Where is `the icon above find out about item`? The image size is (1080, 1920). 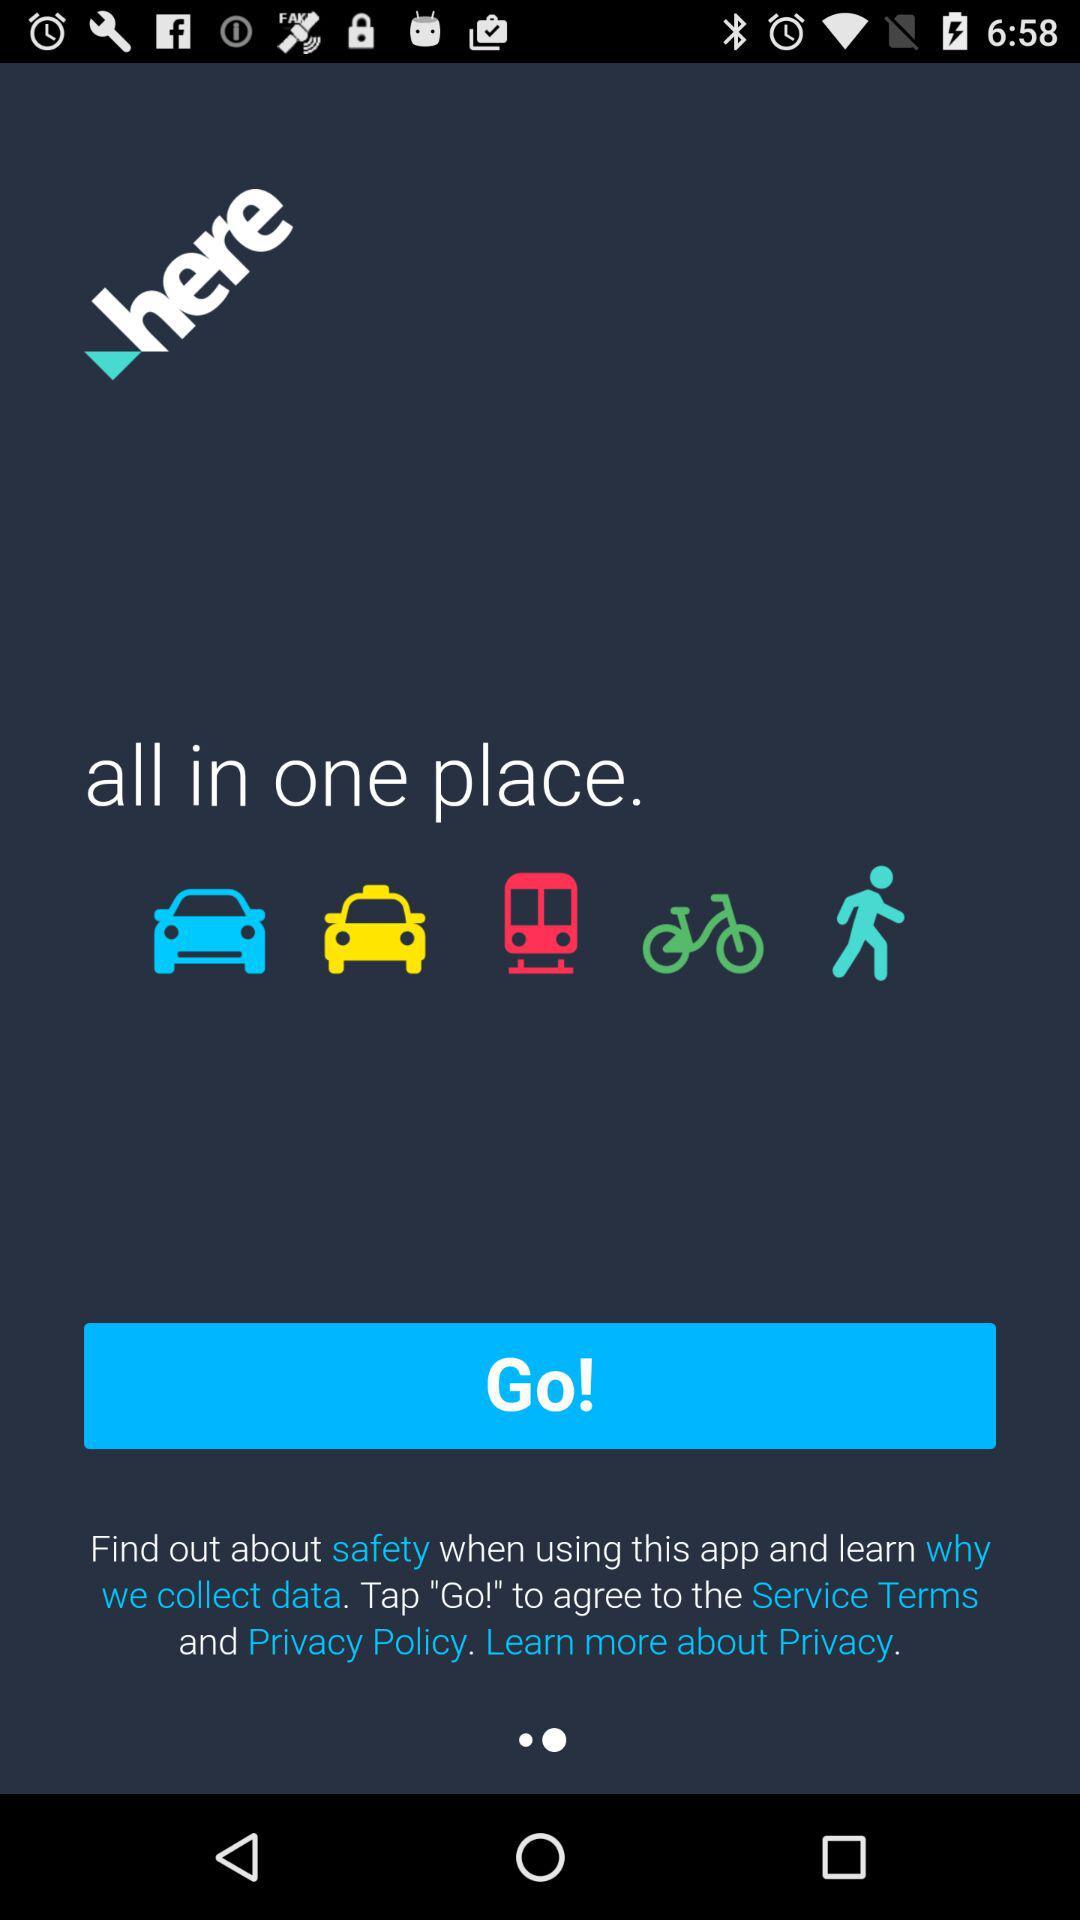
the icon above find out about item is located at coordinates (540, 1385).